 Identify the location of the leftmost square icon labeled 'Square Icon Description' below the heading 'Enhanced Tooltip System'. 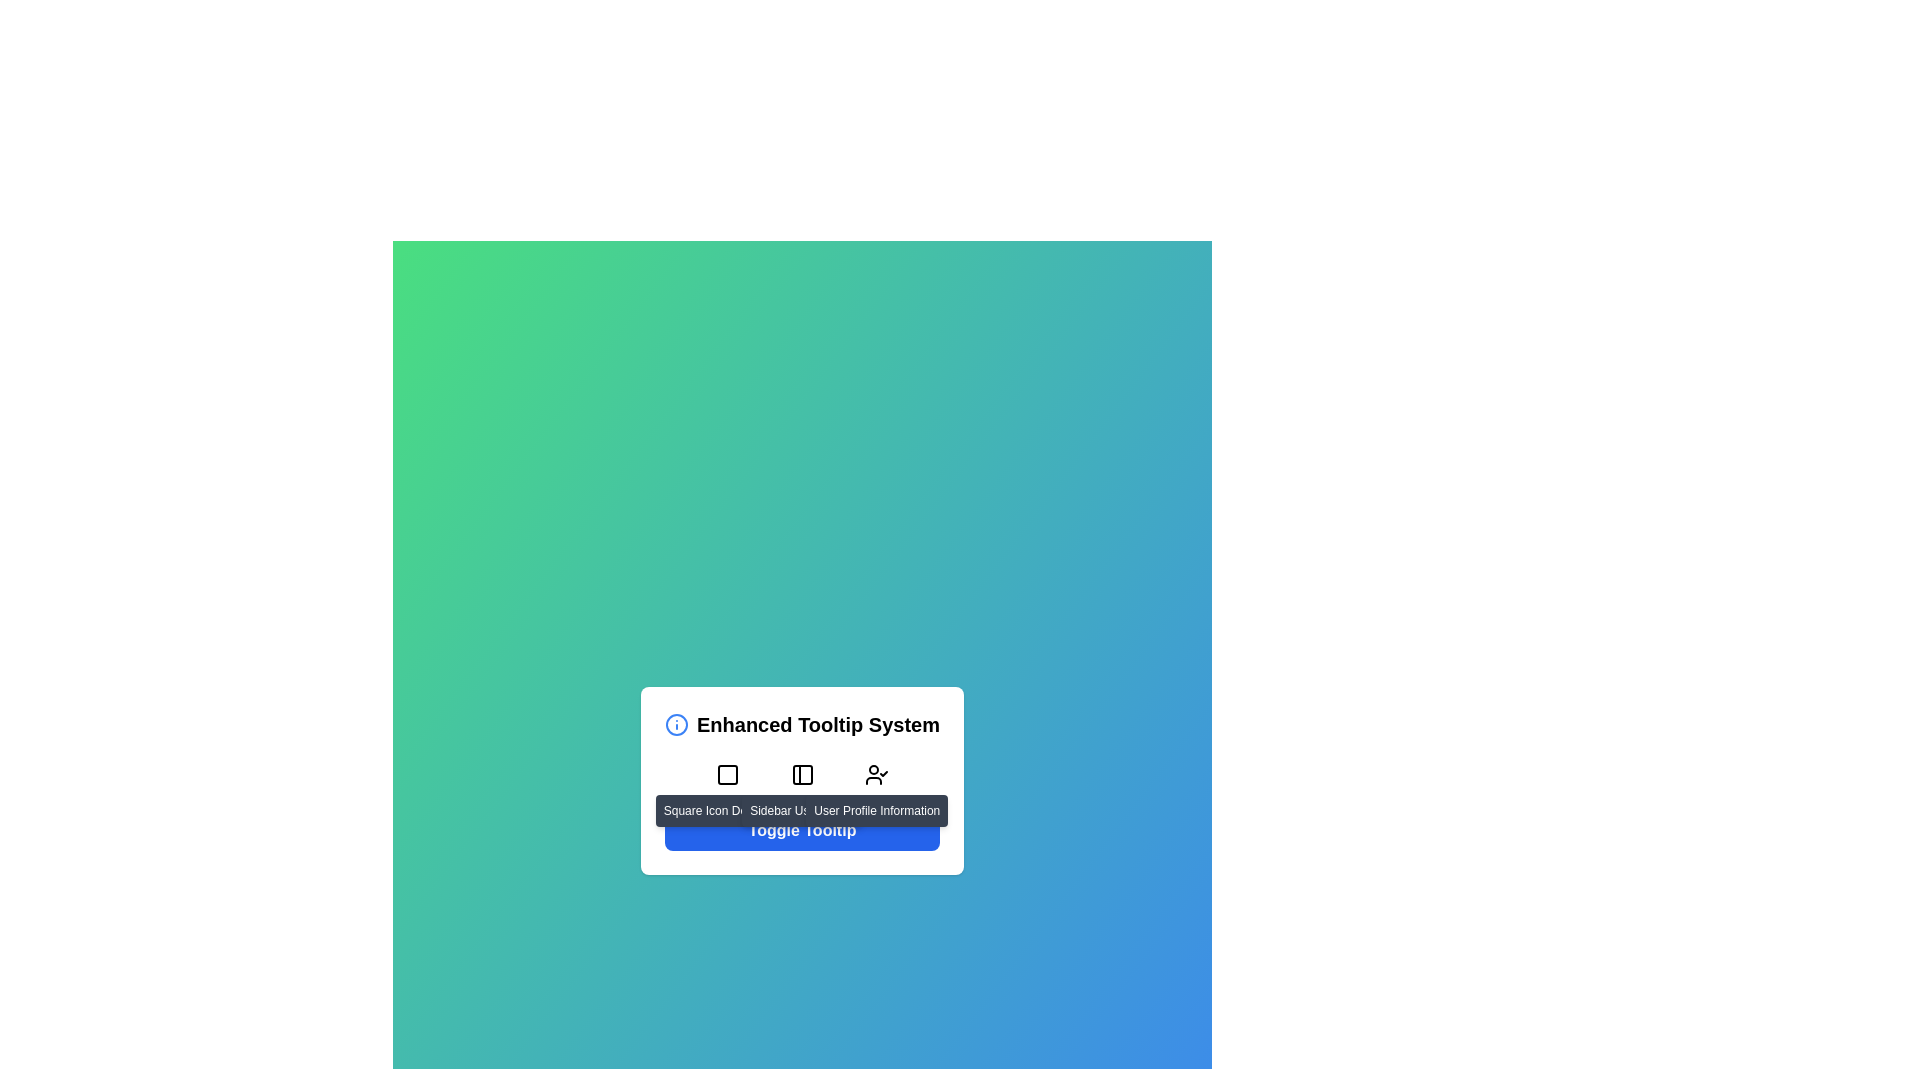
(726, 774).